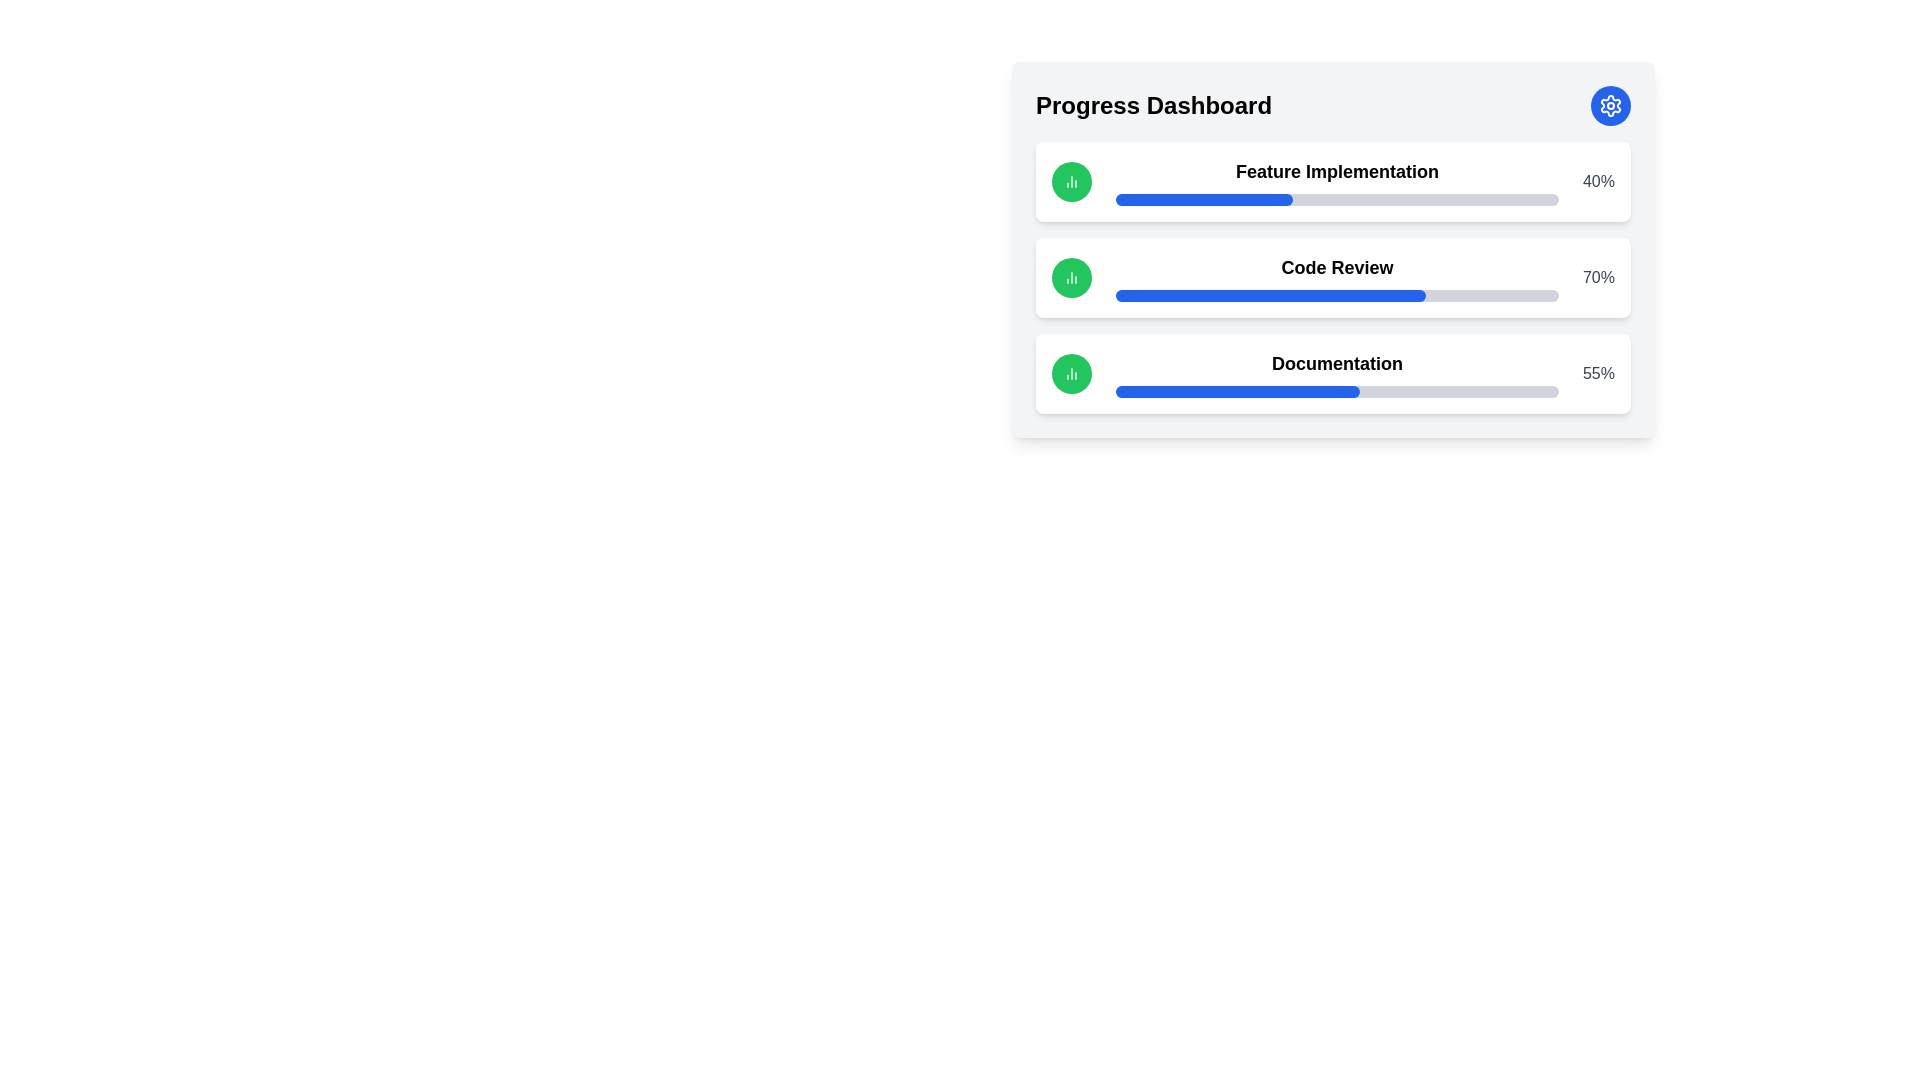 The width and height of the screenshot is (1920, 1080). I want to click on the blue filled section of the progress bar labeled 'Documentation', which is 55% filled and located at the bottom of the progress dashboard, so click(1236, 392).